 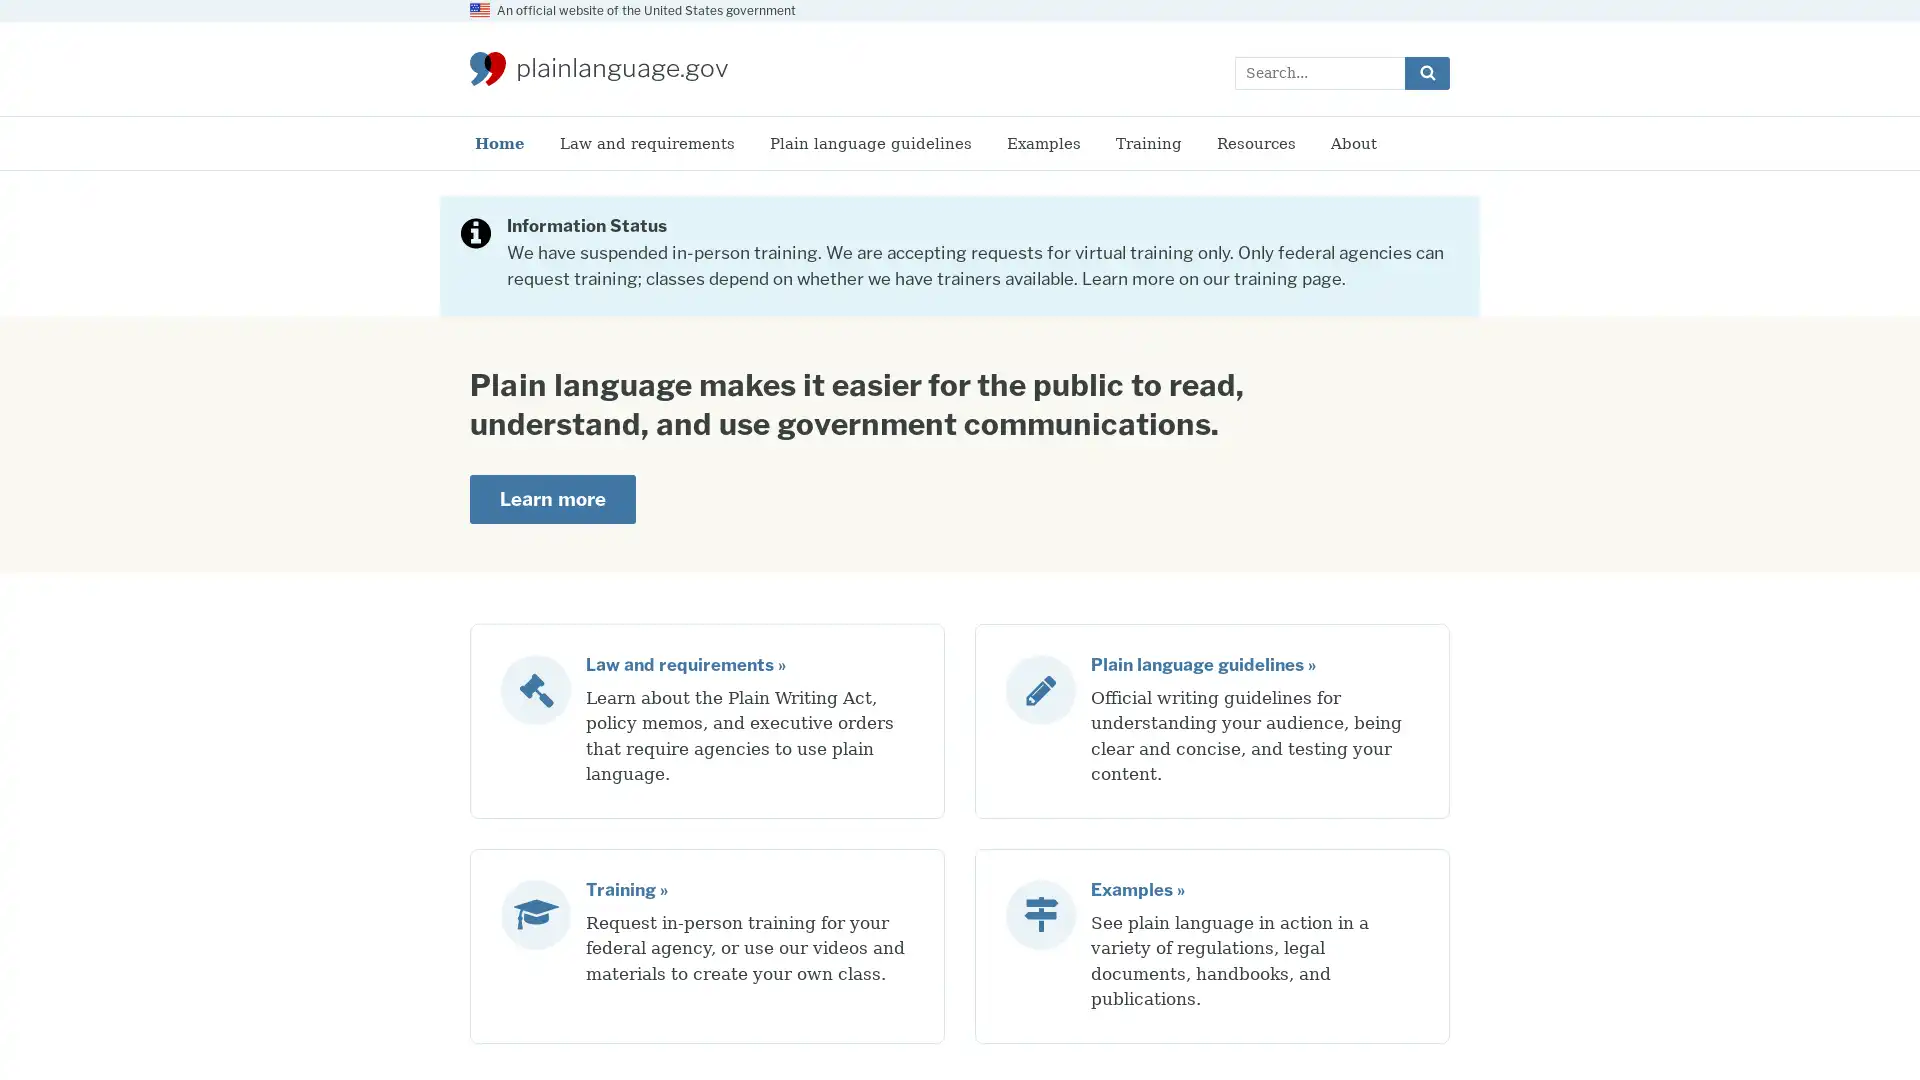 What do you see at coordinates (1426, 71) in the screenshot?
I see `Search` at bounding box center [1426, 71].